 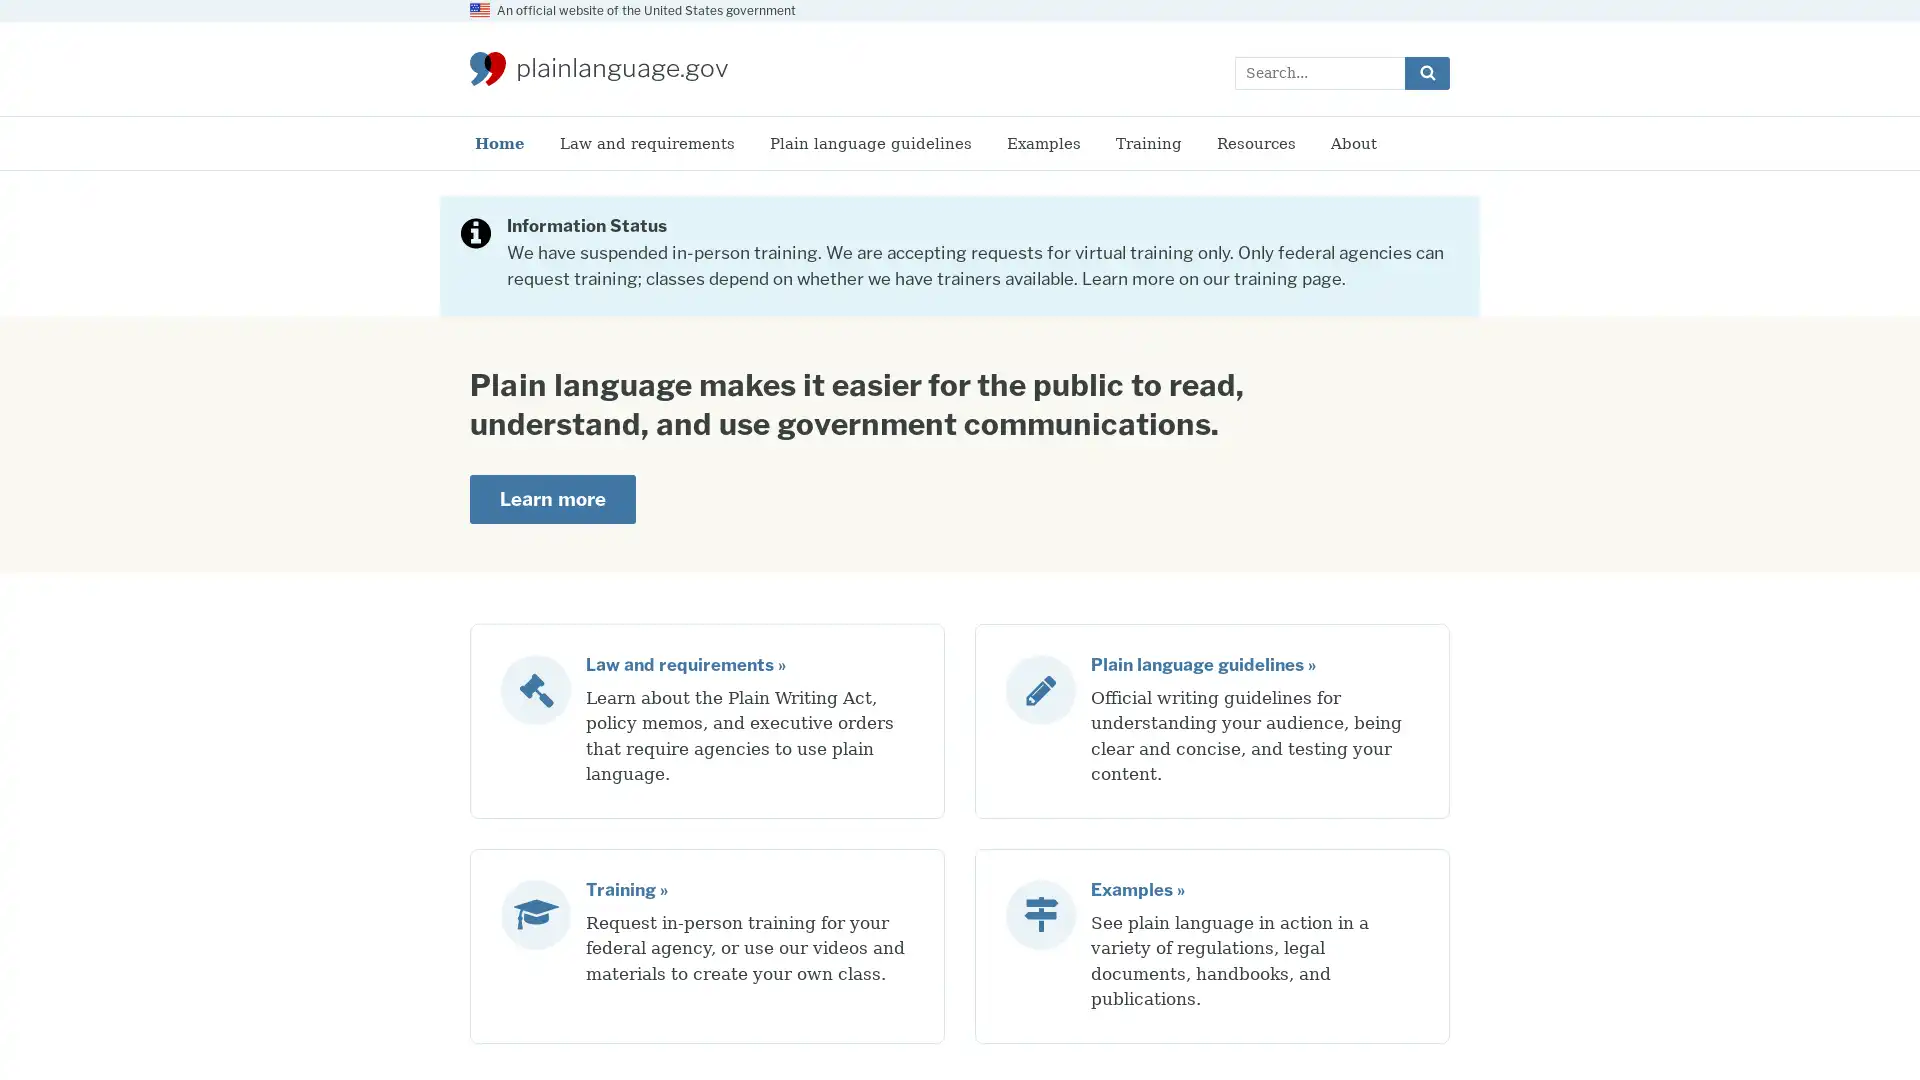 What do you see at coordinates (1426, 71) in the screenshot?
I see `Search` at bounding box center [1426, 71].